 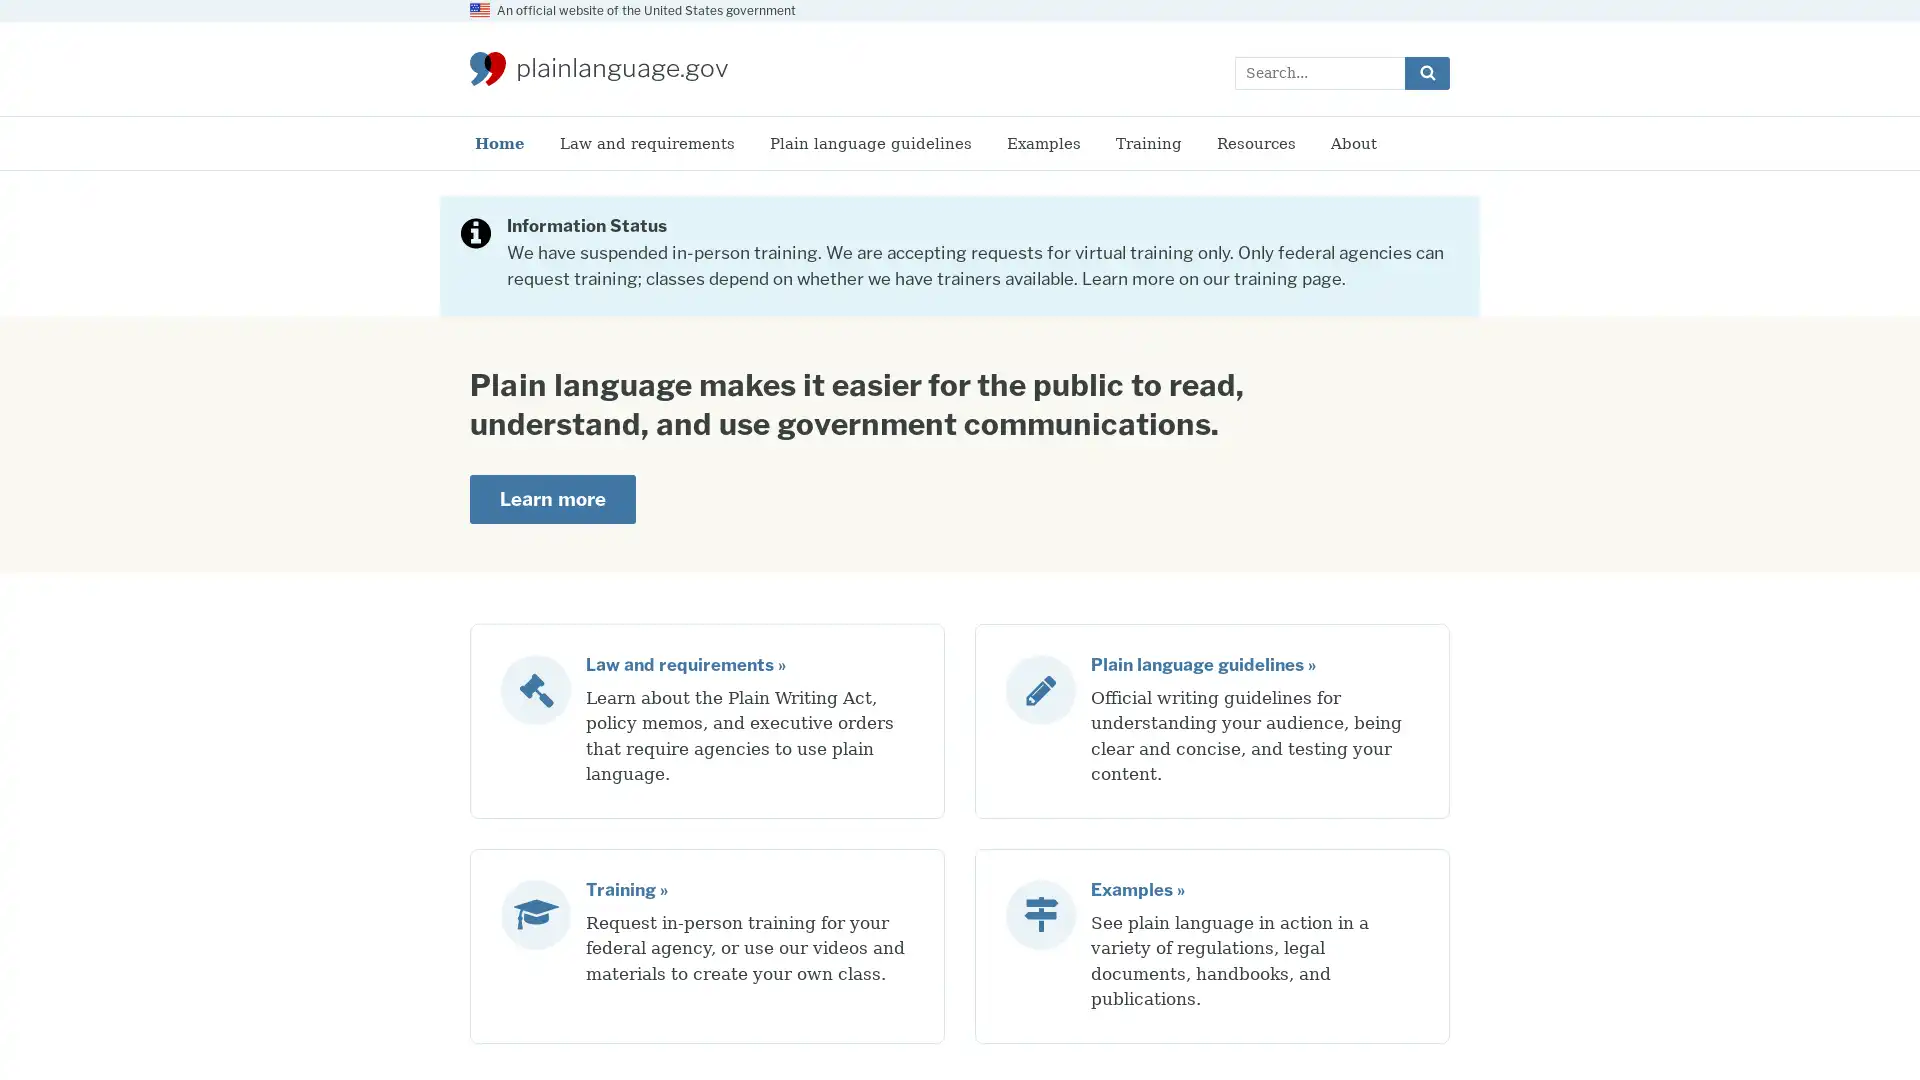 What do you see at coordinates (1426, 71) in the screenshot?
I see `Search` at bounding box center [1426, 71].